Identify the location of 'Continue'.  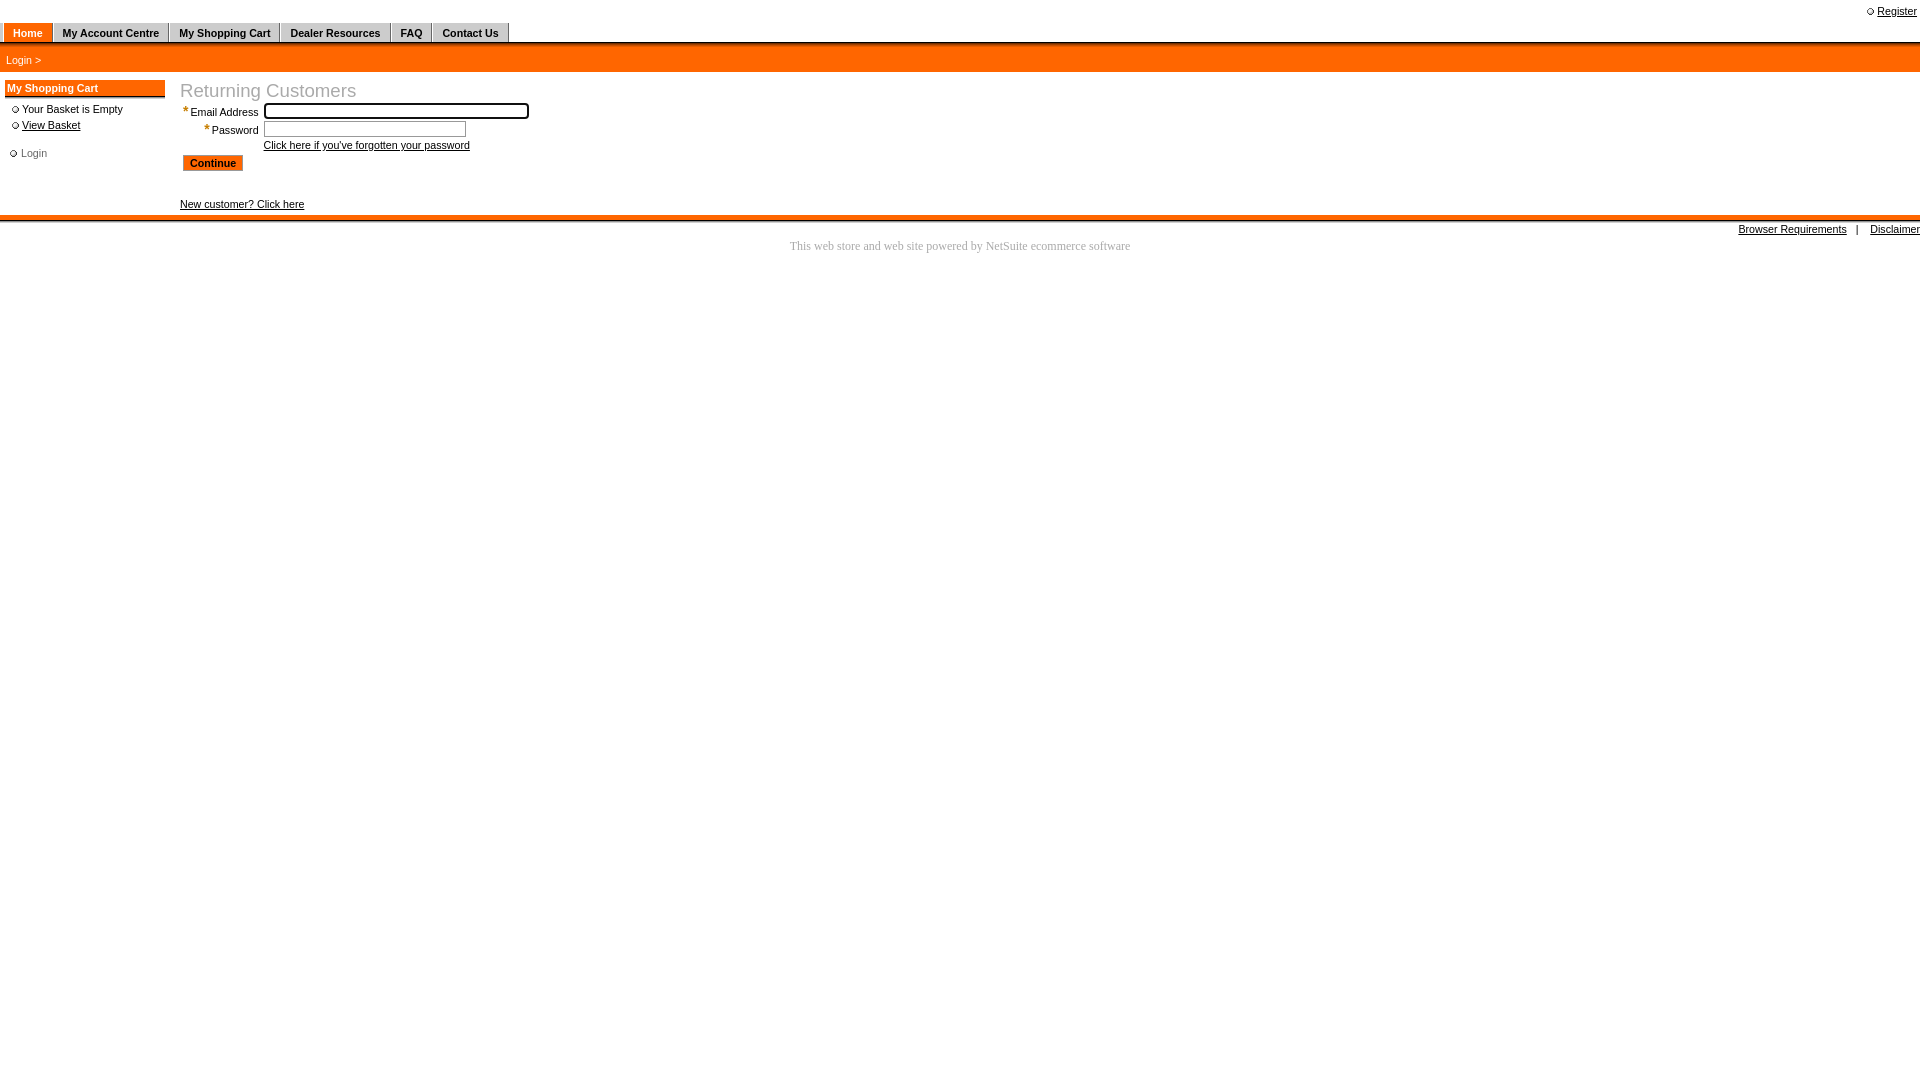
(212, 161).